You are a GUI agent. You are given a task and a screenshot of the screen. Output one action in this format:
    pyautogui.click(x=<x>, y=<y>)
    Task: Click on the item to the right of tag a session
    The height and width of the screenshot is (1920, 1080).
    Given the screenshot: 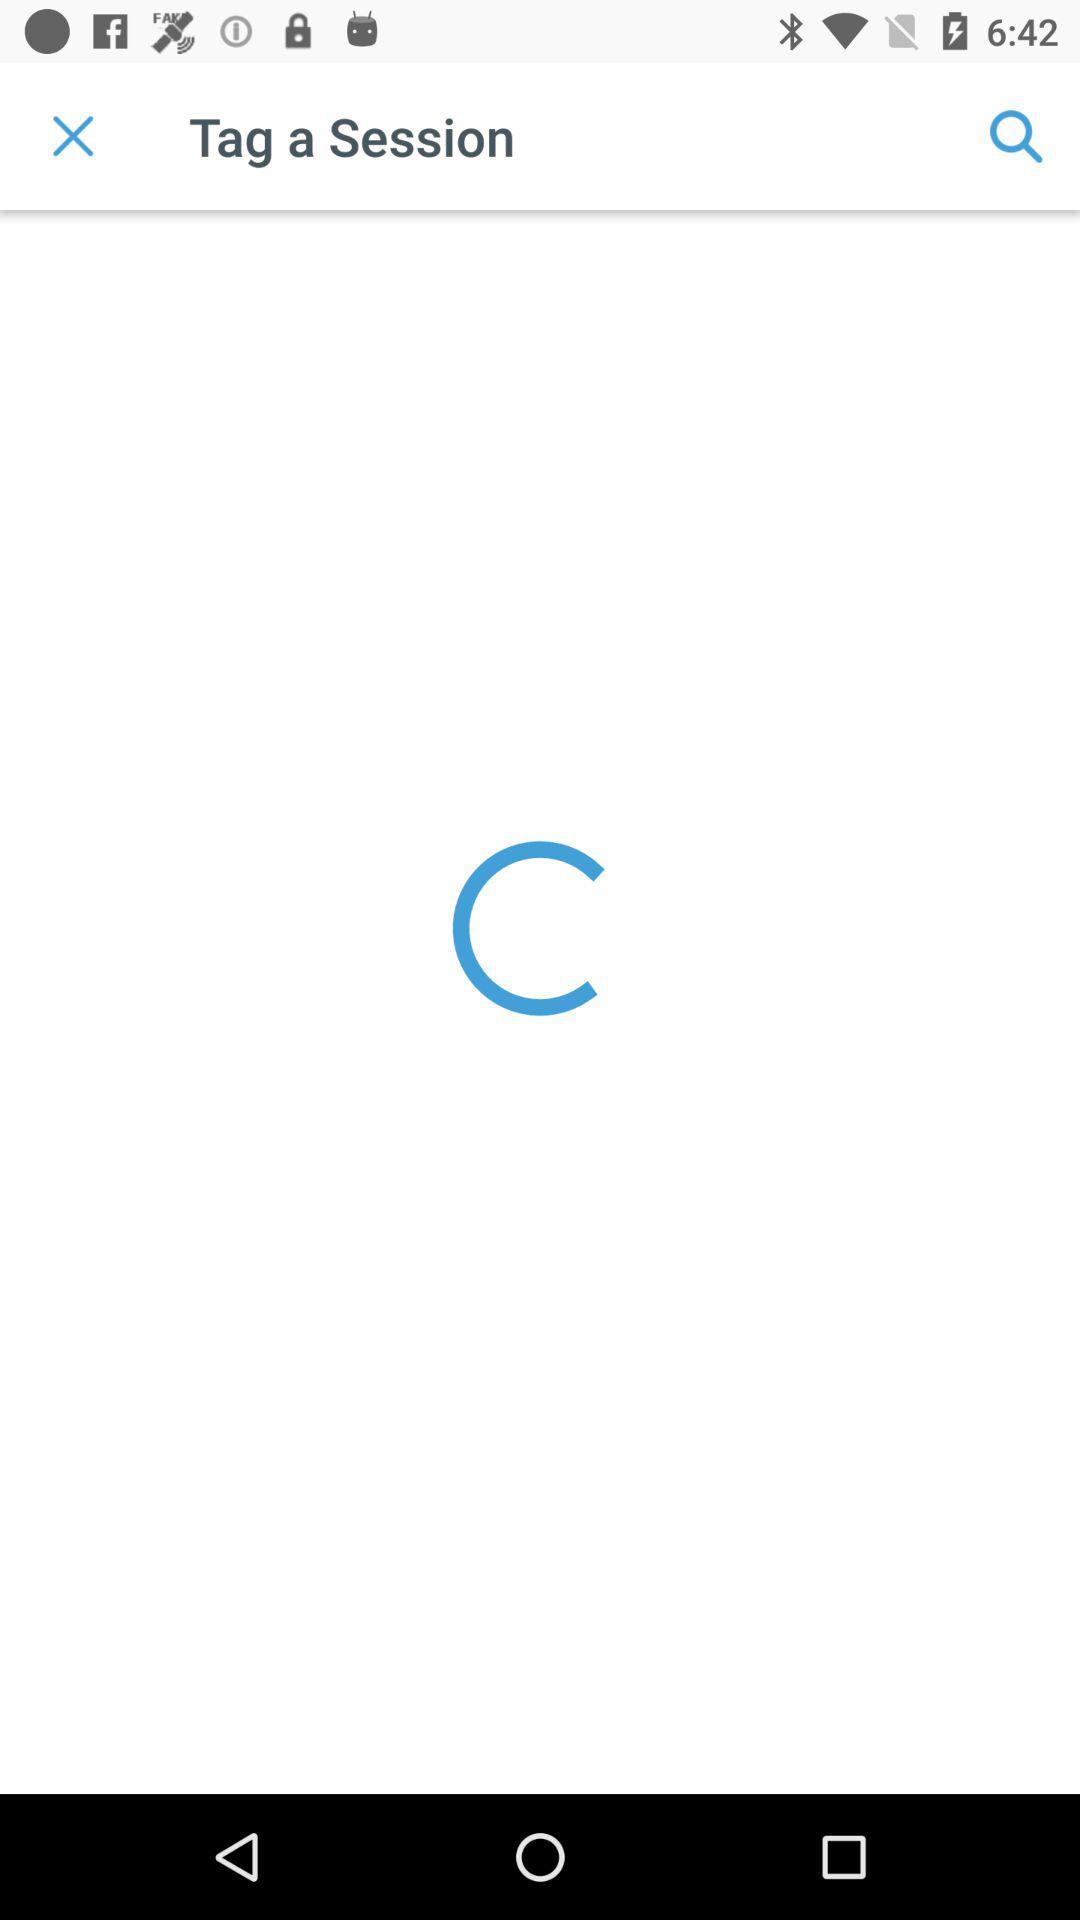 What is the action you would take?
    pyautogui.click(x=1017, y=135)
    